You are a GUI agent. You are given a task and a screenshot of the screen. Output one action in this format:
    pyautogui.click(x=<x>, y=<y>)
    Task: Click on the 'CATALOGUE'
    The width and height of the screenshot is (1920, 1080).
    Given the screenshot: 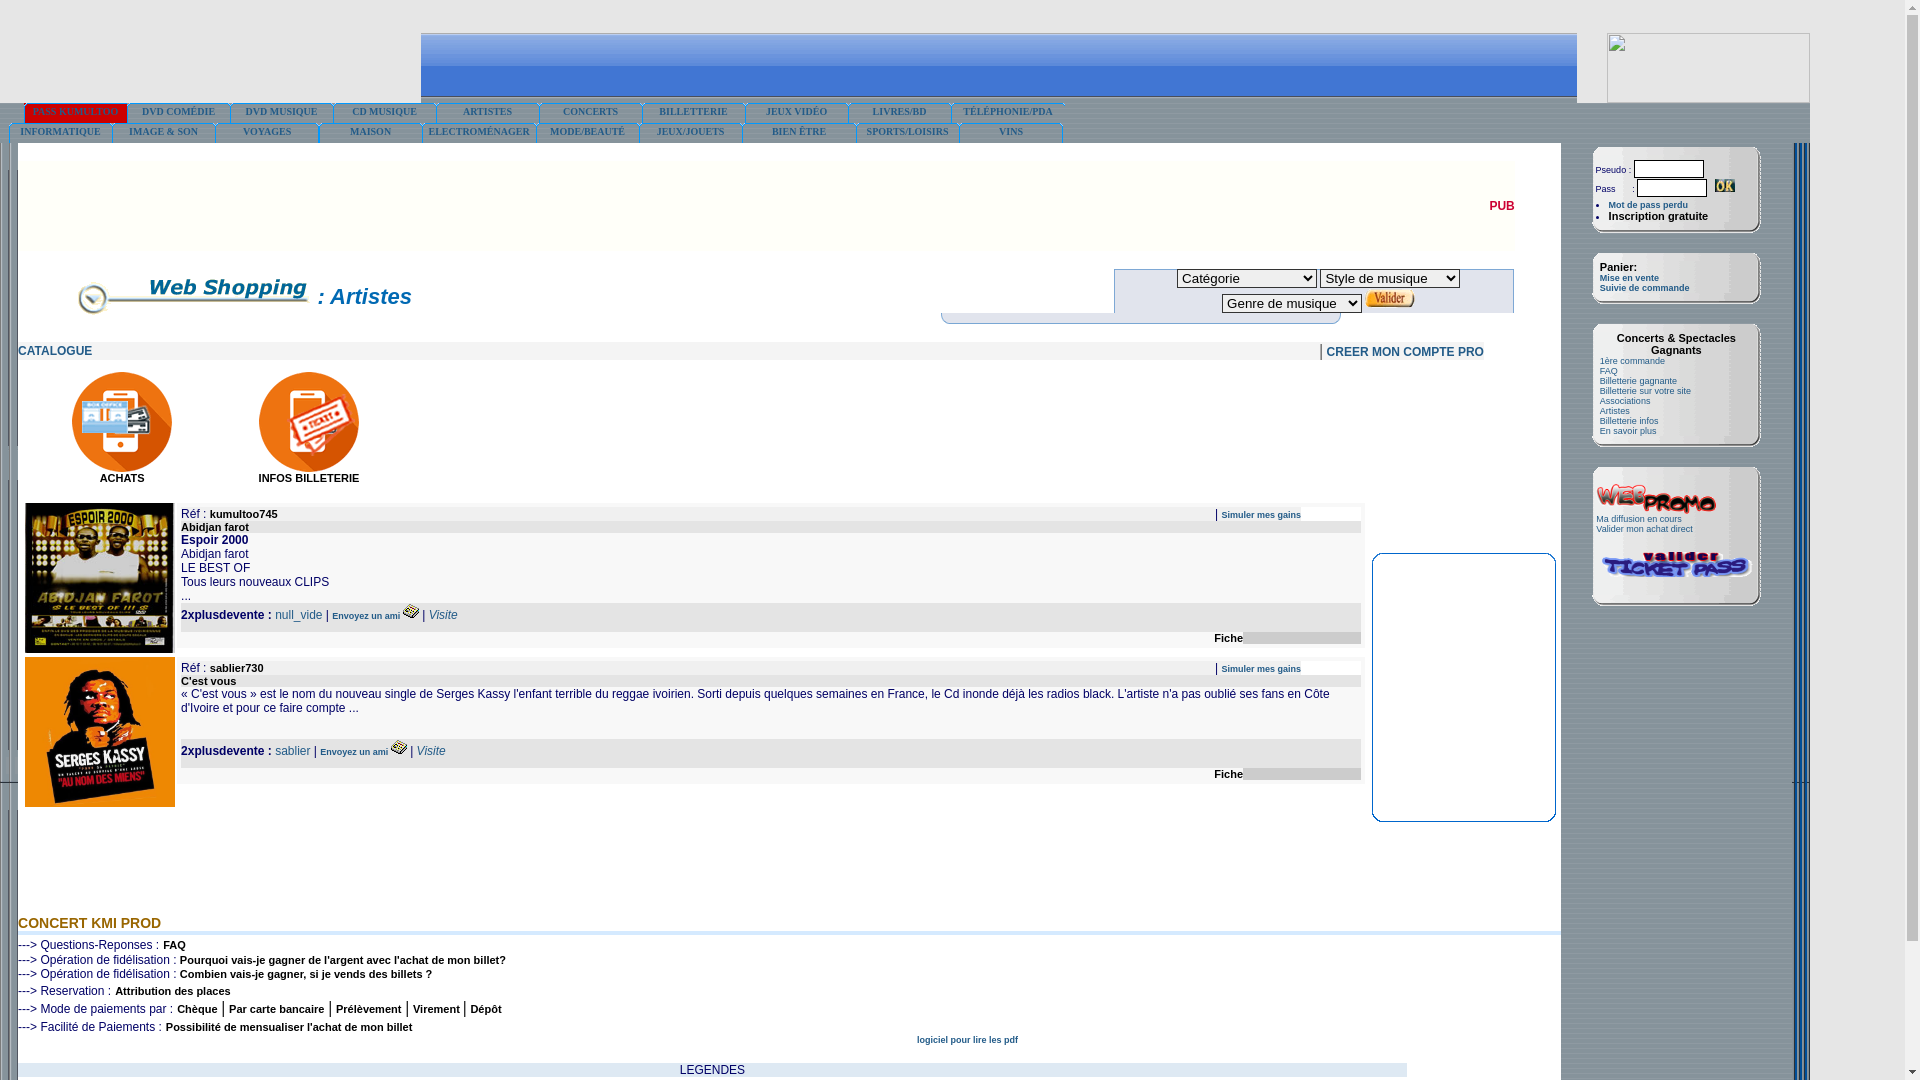 What is the action you would take?
    pyautogui.click(x=54, y=350)
    